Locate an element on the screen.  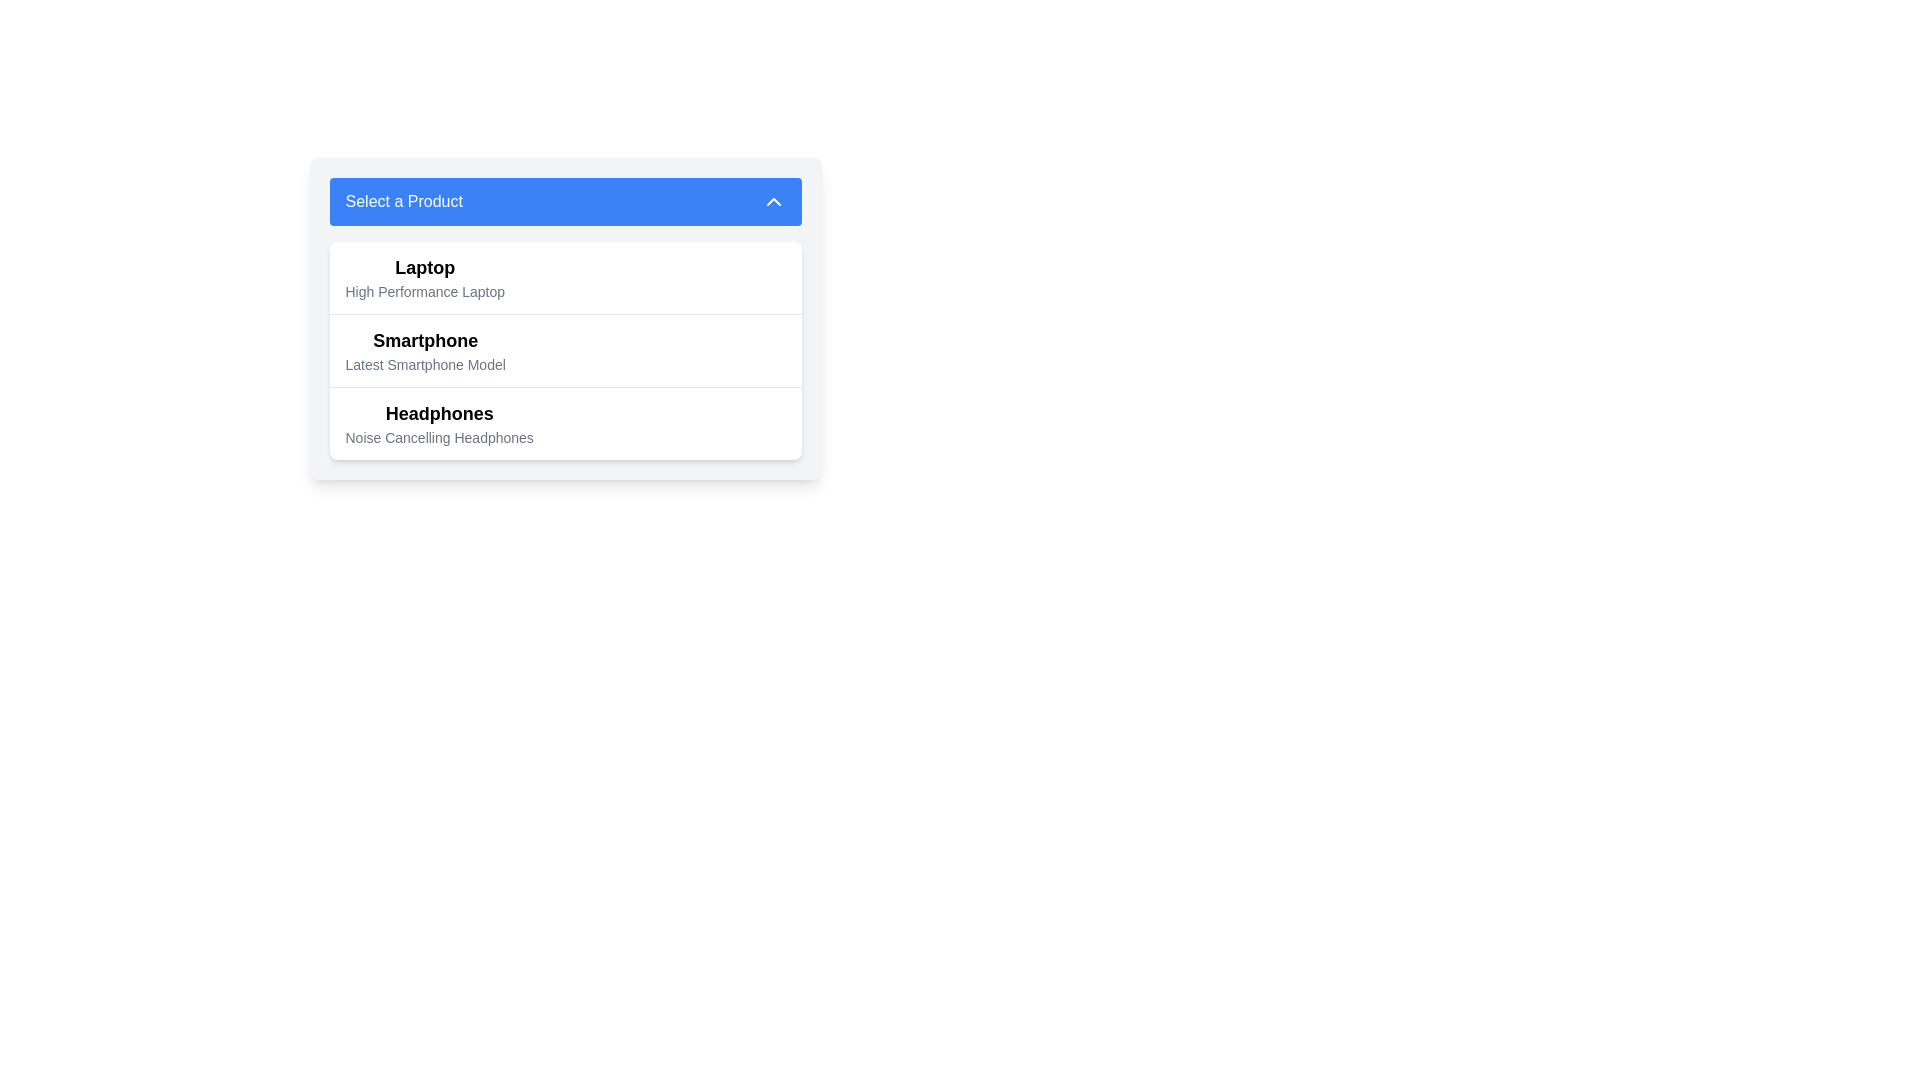
the list item containing the text 'Smartphone' is located at coordinates (424, 350).